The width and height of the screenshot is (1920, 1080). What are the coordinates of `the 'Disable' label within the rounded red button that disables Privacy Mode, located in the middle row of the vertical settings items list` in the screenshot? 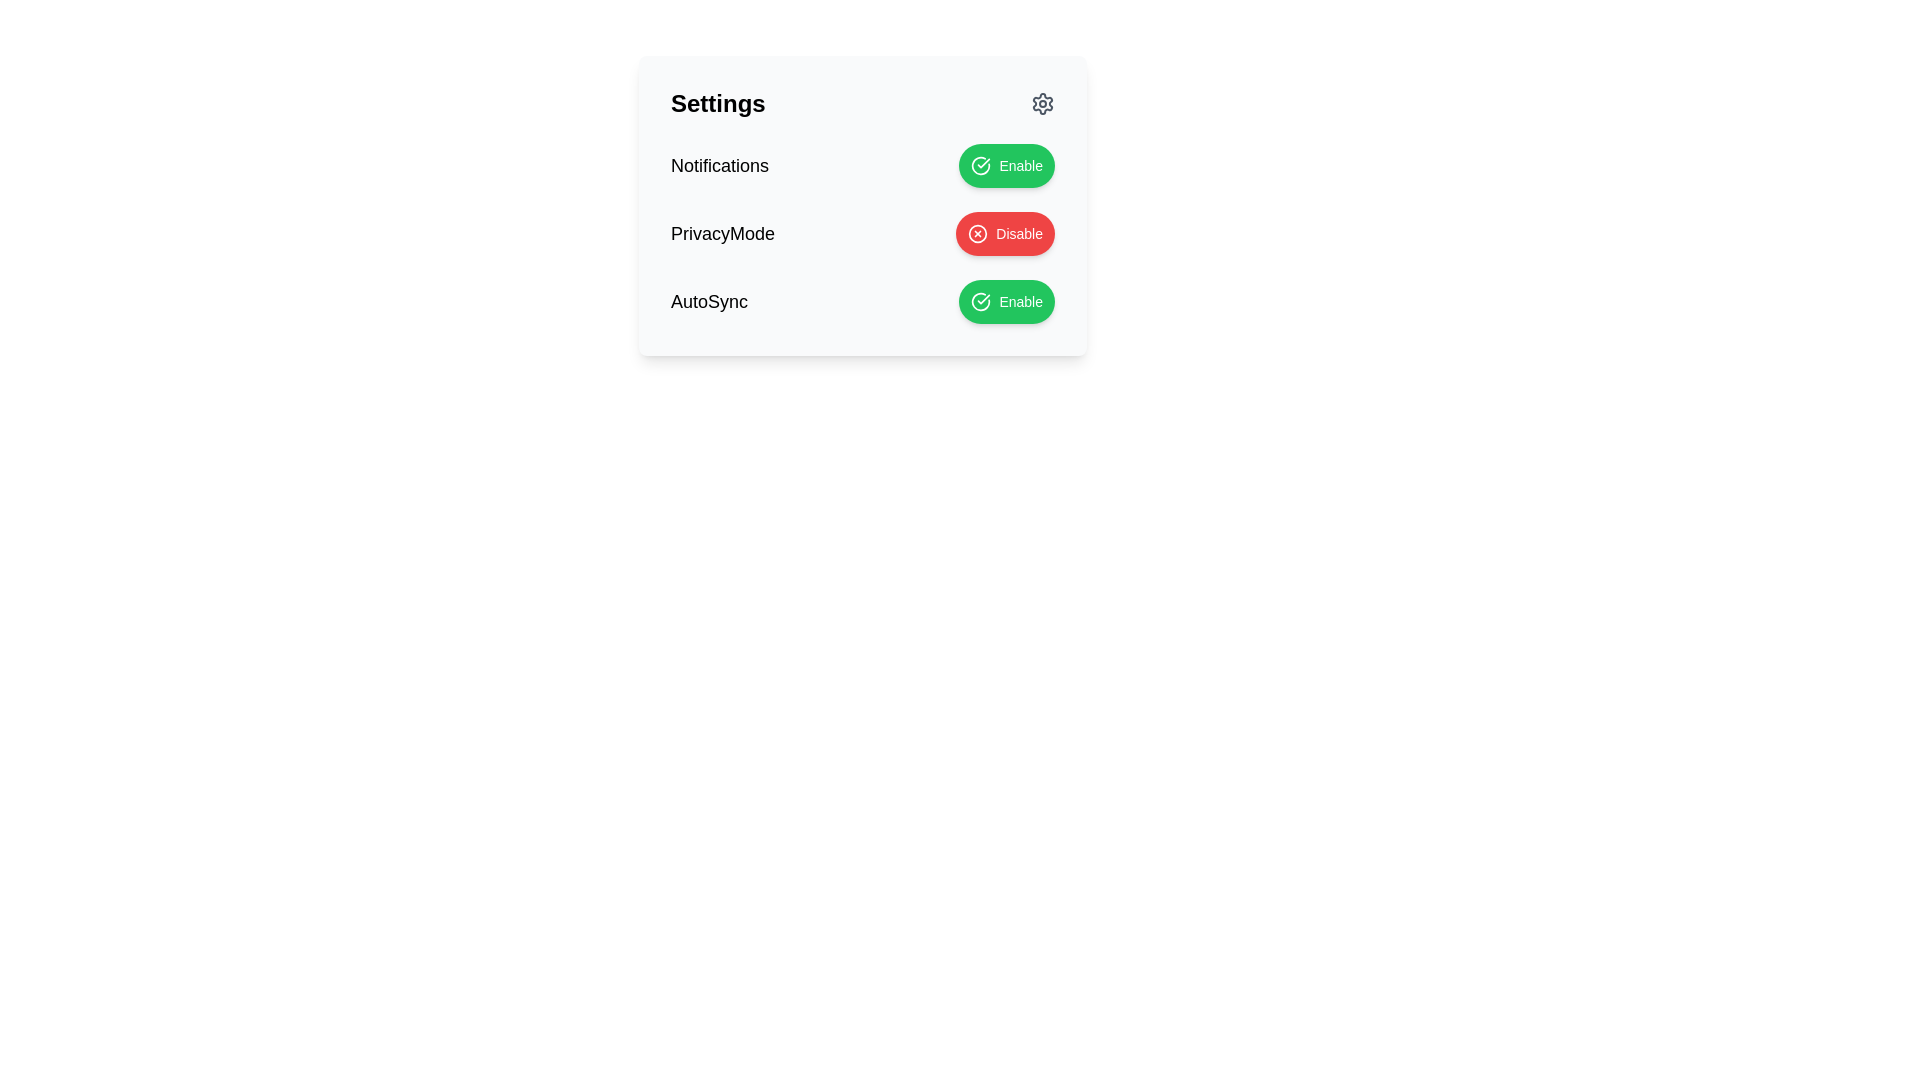 It's located at (1018, 233).